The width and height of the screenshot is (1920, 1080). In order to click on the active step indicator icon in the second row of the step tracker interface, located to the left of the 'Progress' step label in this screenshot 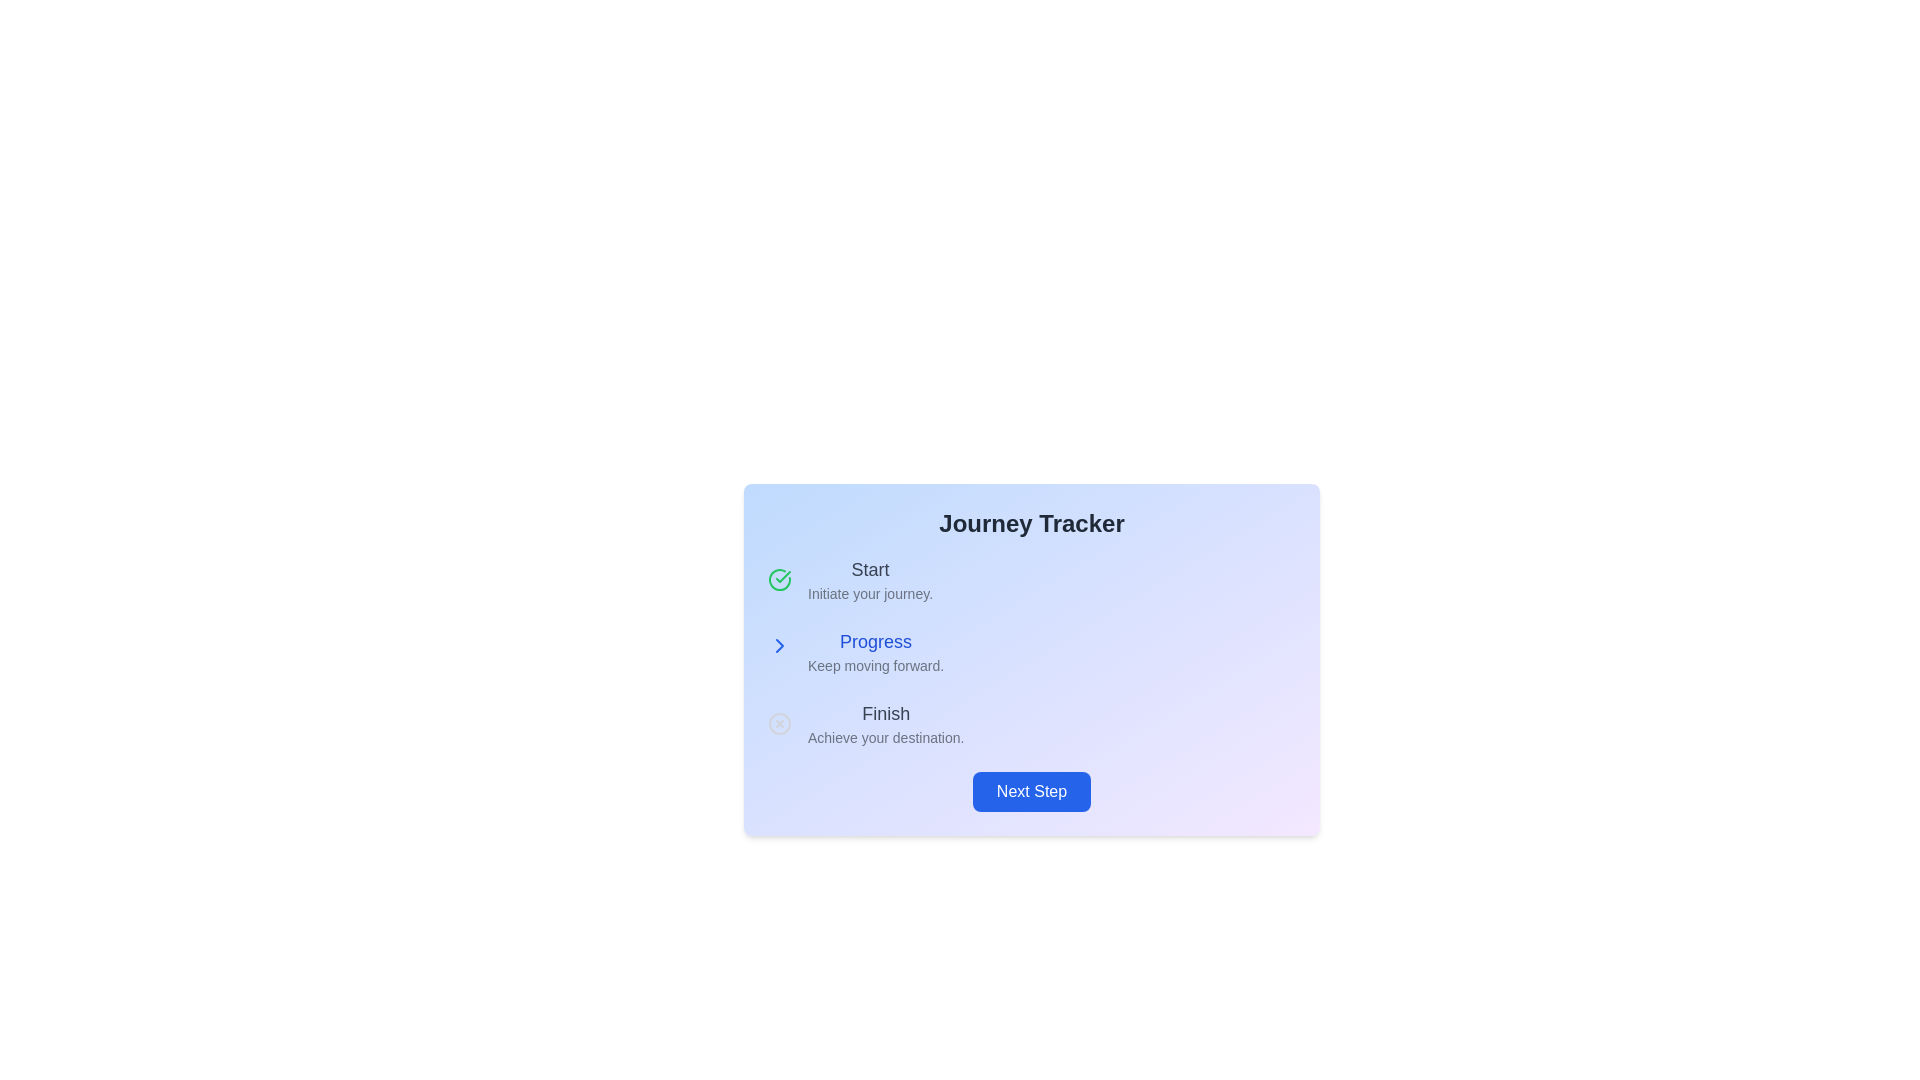, I will do `click(778, 650)`.